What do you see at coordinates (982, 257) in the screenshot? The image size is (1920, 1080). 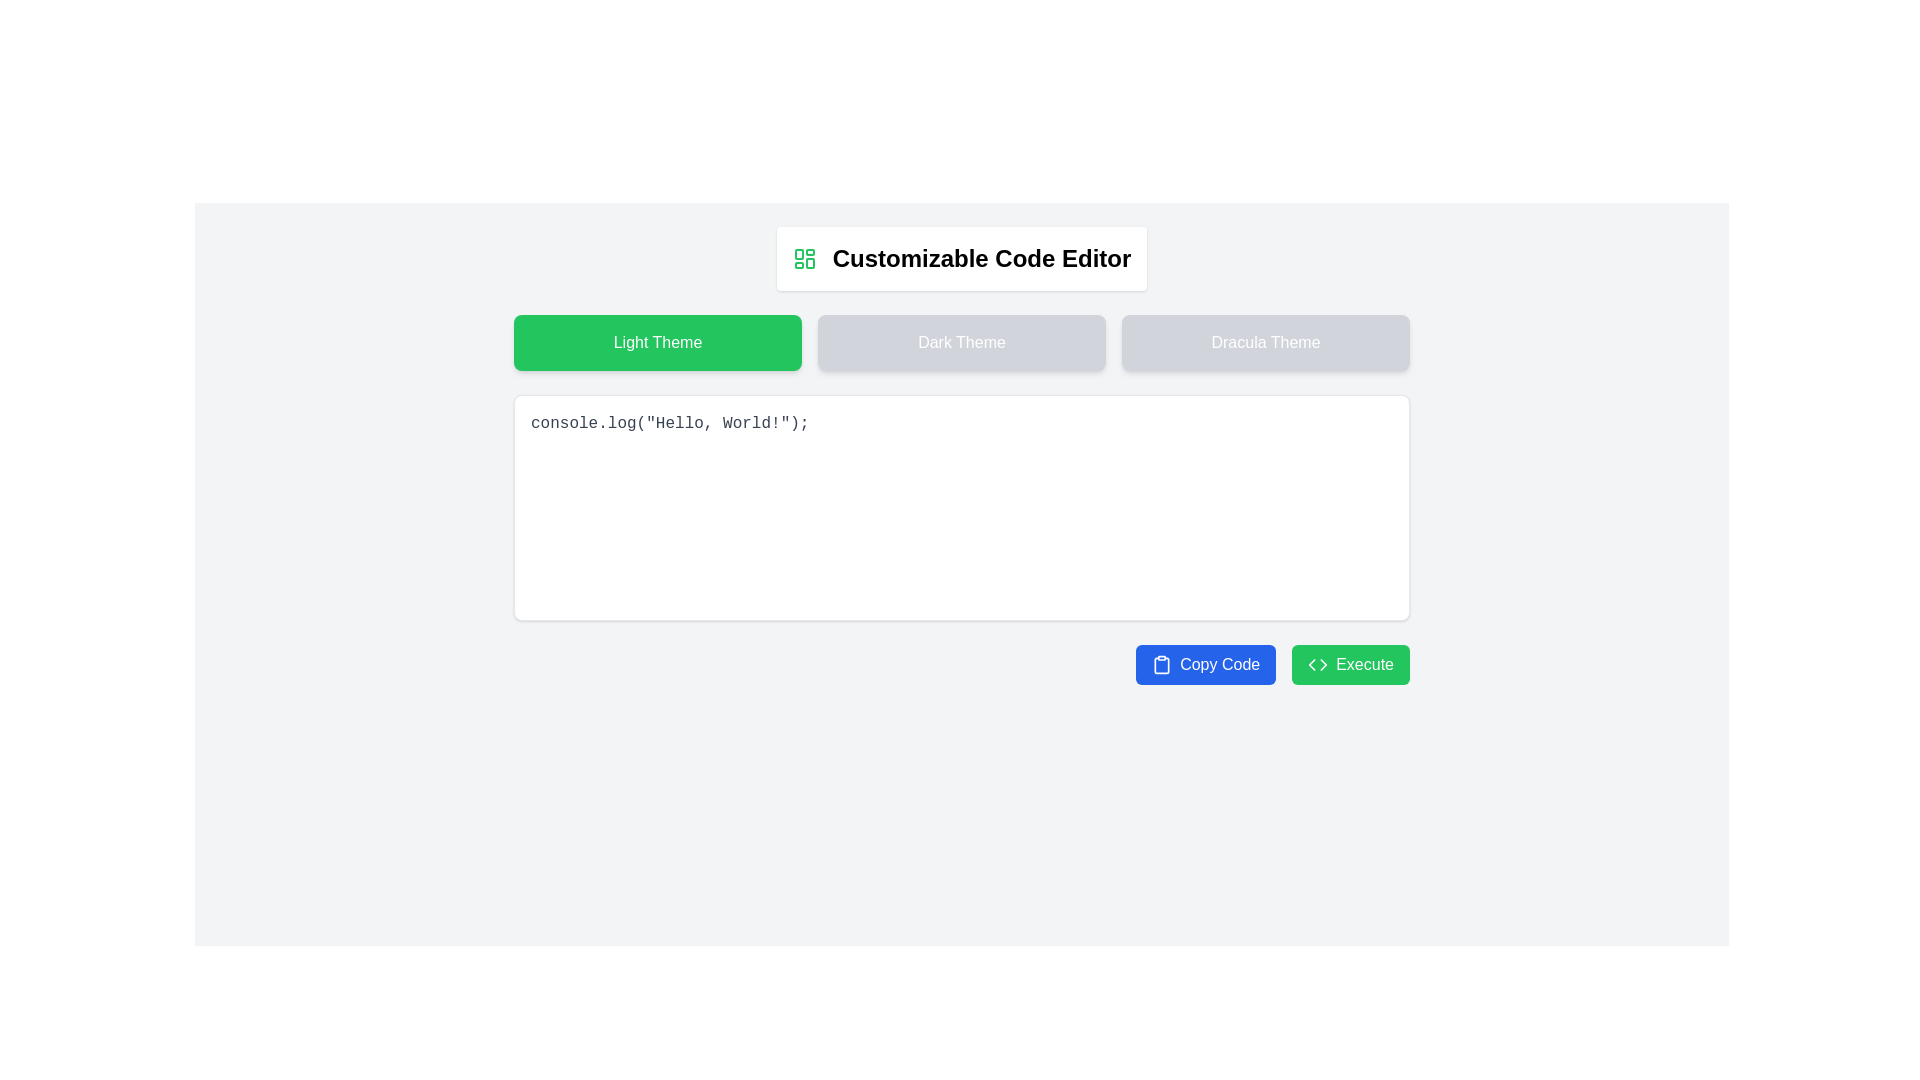 I see `the Text label that serves as the title for the section, located within the top section of a rectangular card component, immediately to the right of the layout dashboard icon` at bounding box center [982, 257].